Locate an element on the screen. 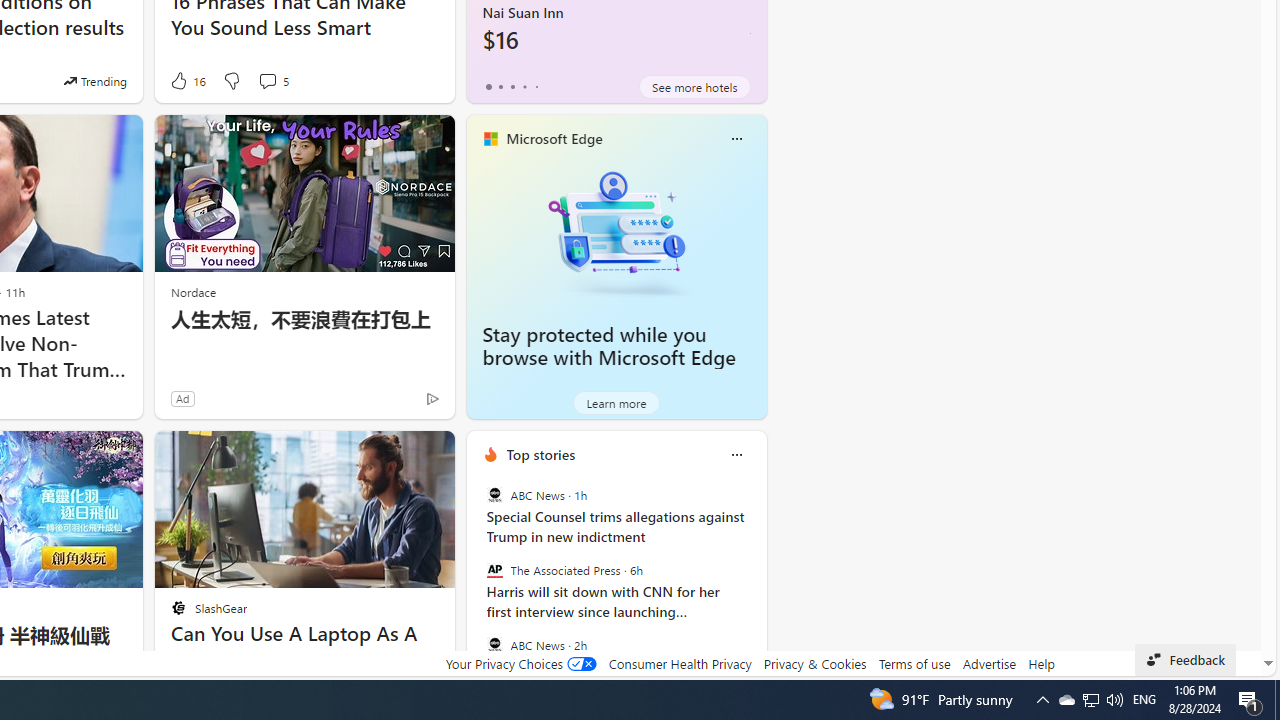 The height and width of the screenshot is (720, 1280). 'tab-3' is located at coordinates (524, 86).